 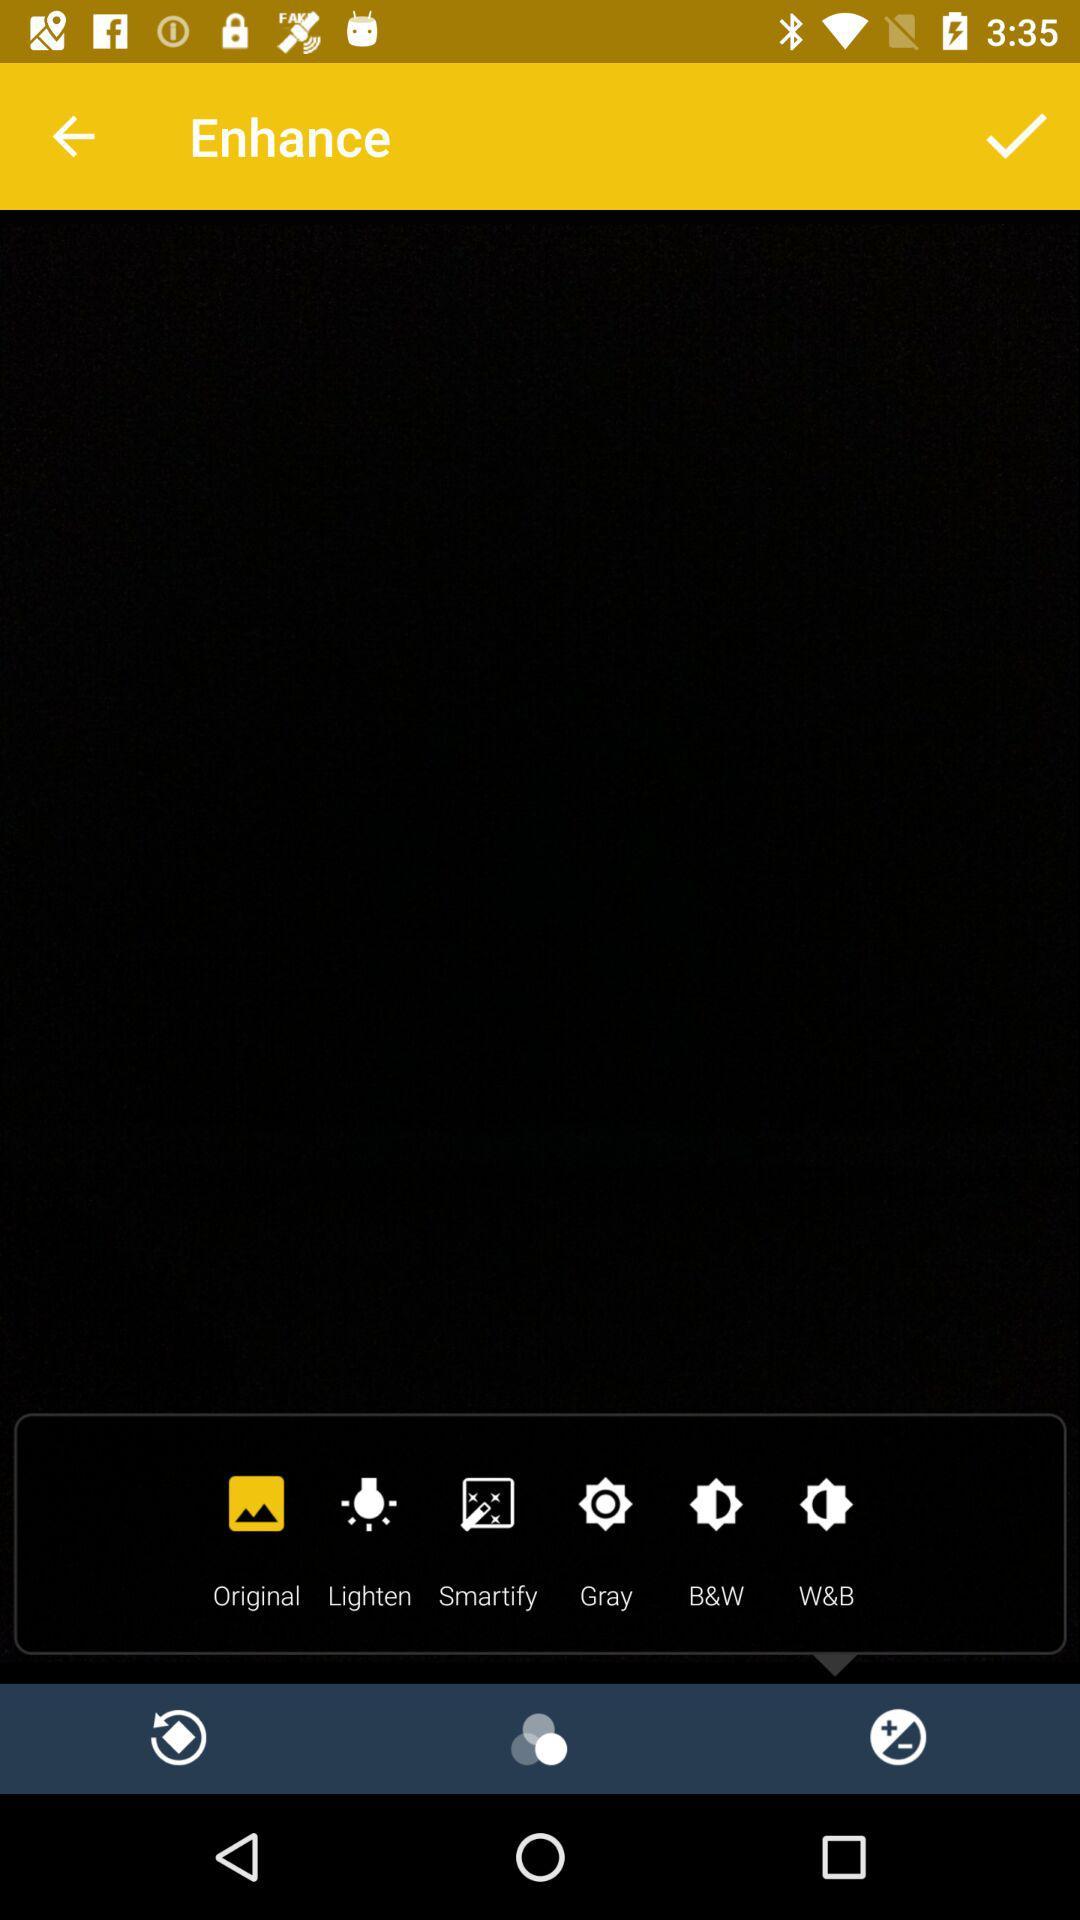 What do you see at coordinates (180, 1737) in the screenshot?
I see `reload` at bounding box center [180, 1737].